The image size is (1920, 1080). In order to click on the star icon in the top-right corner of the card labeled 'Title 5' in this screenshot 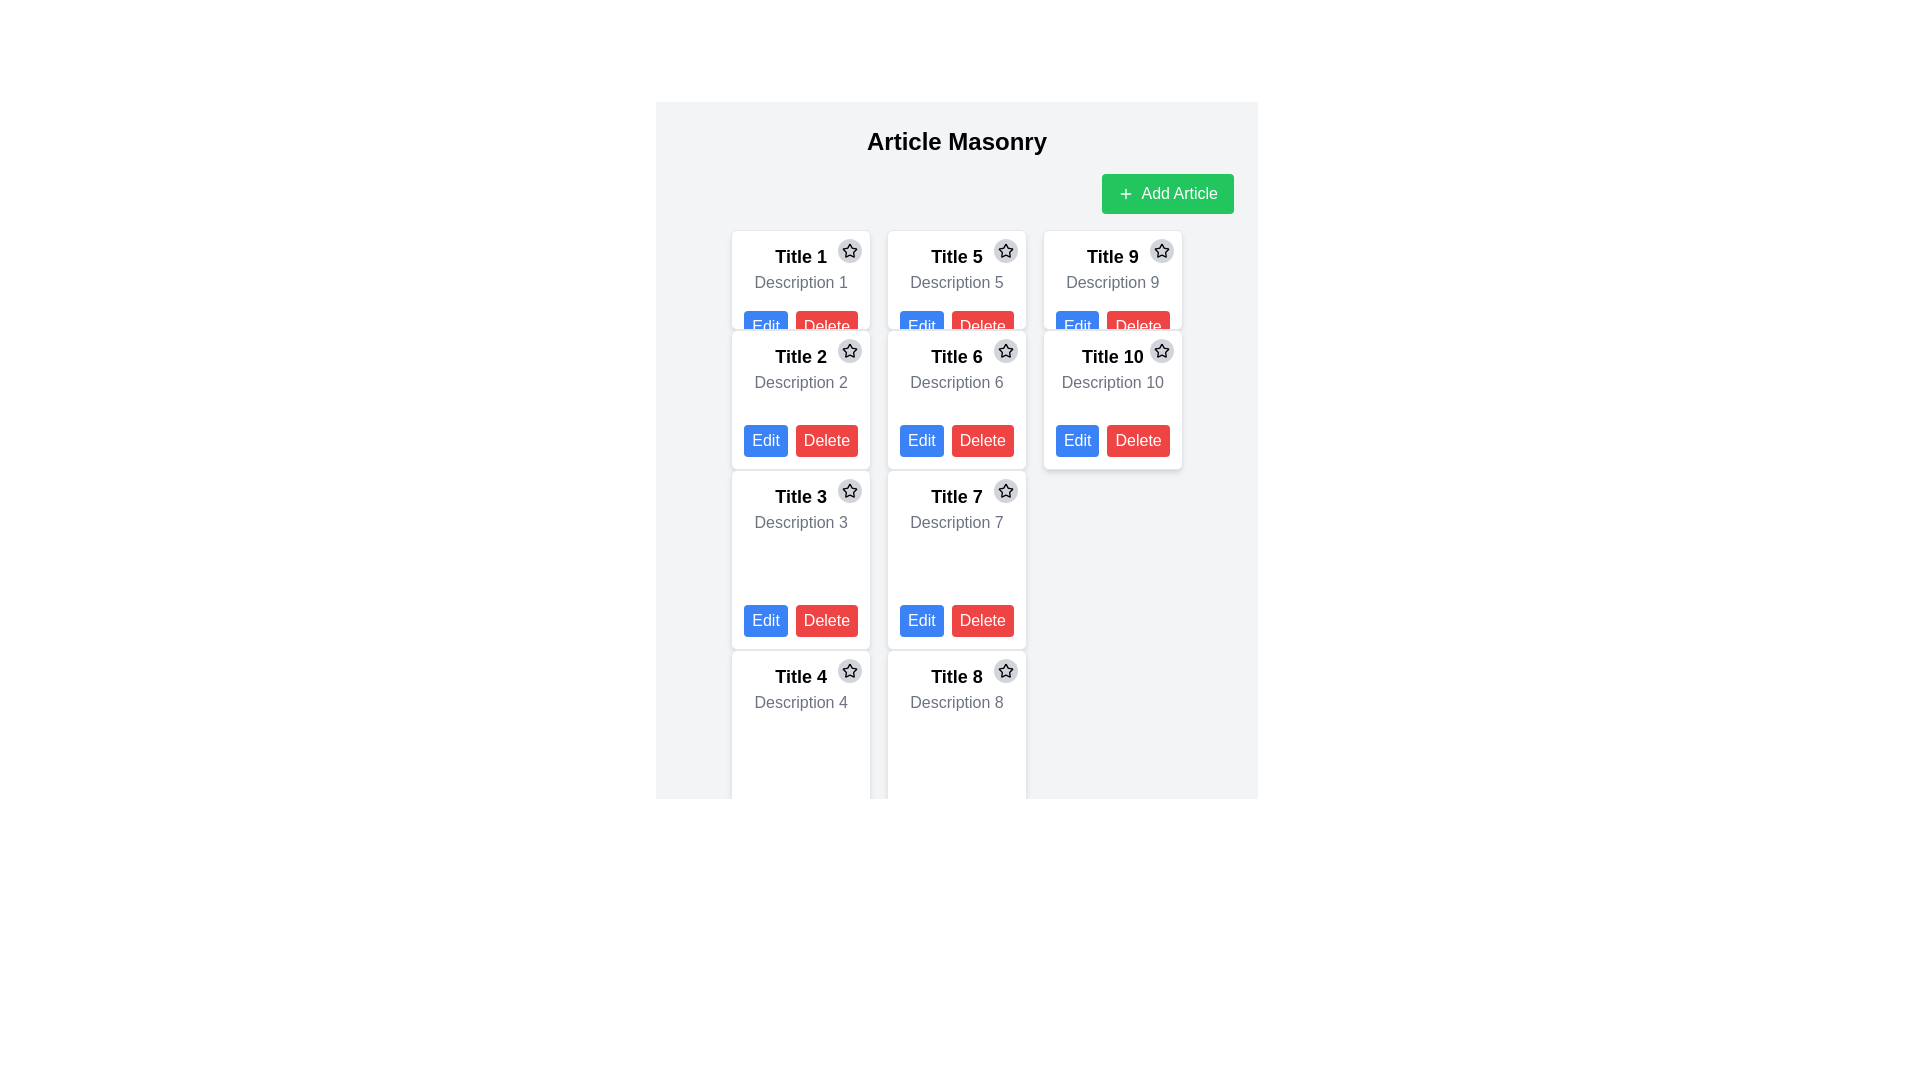, I will do `click(1005, 249)`.